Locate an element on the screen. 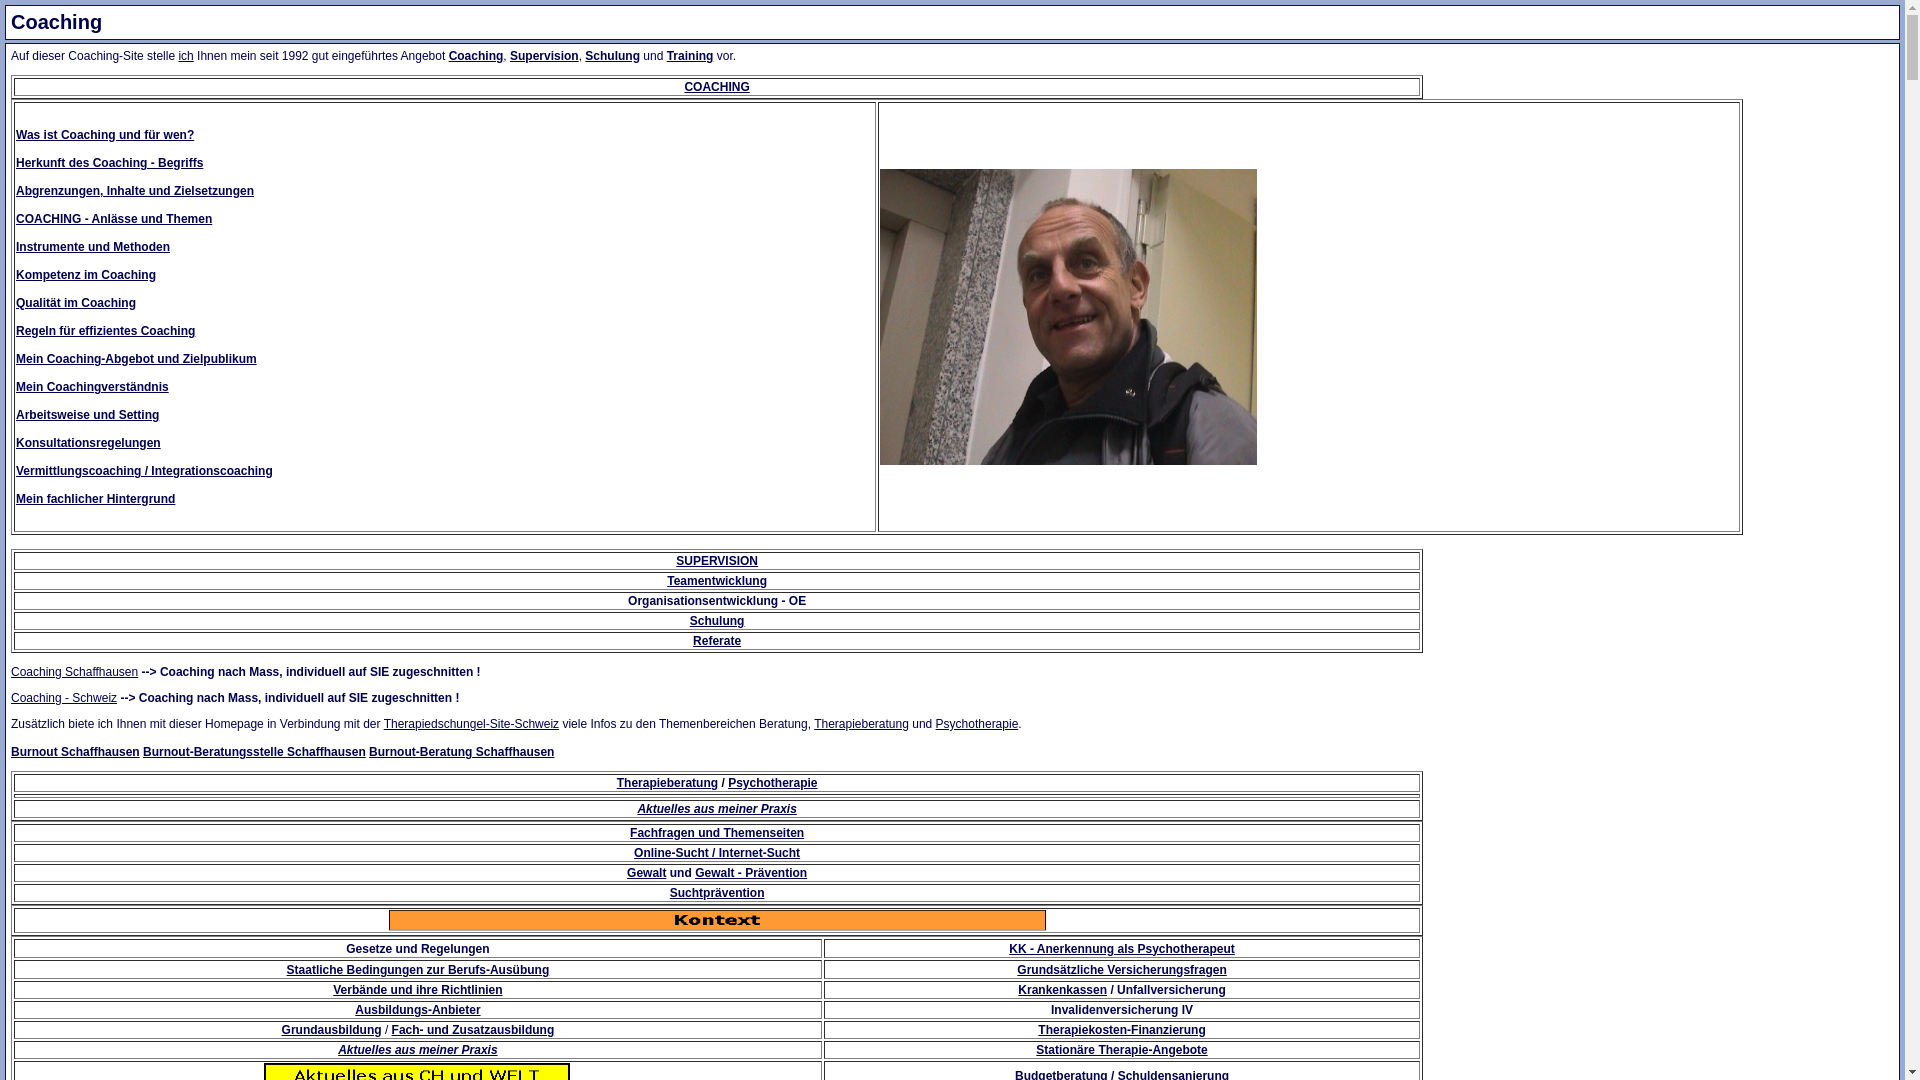 The width and height of the screenshot is (1920, 1080). 'Aktuelles aus meiner Praxis' is located at coordinates (416, 1048).